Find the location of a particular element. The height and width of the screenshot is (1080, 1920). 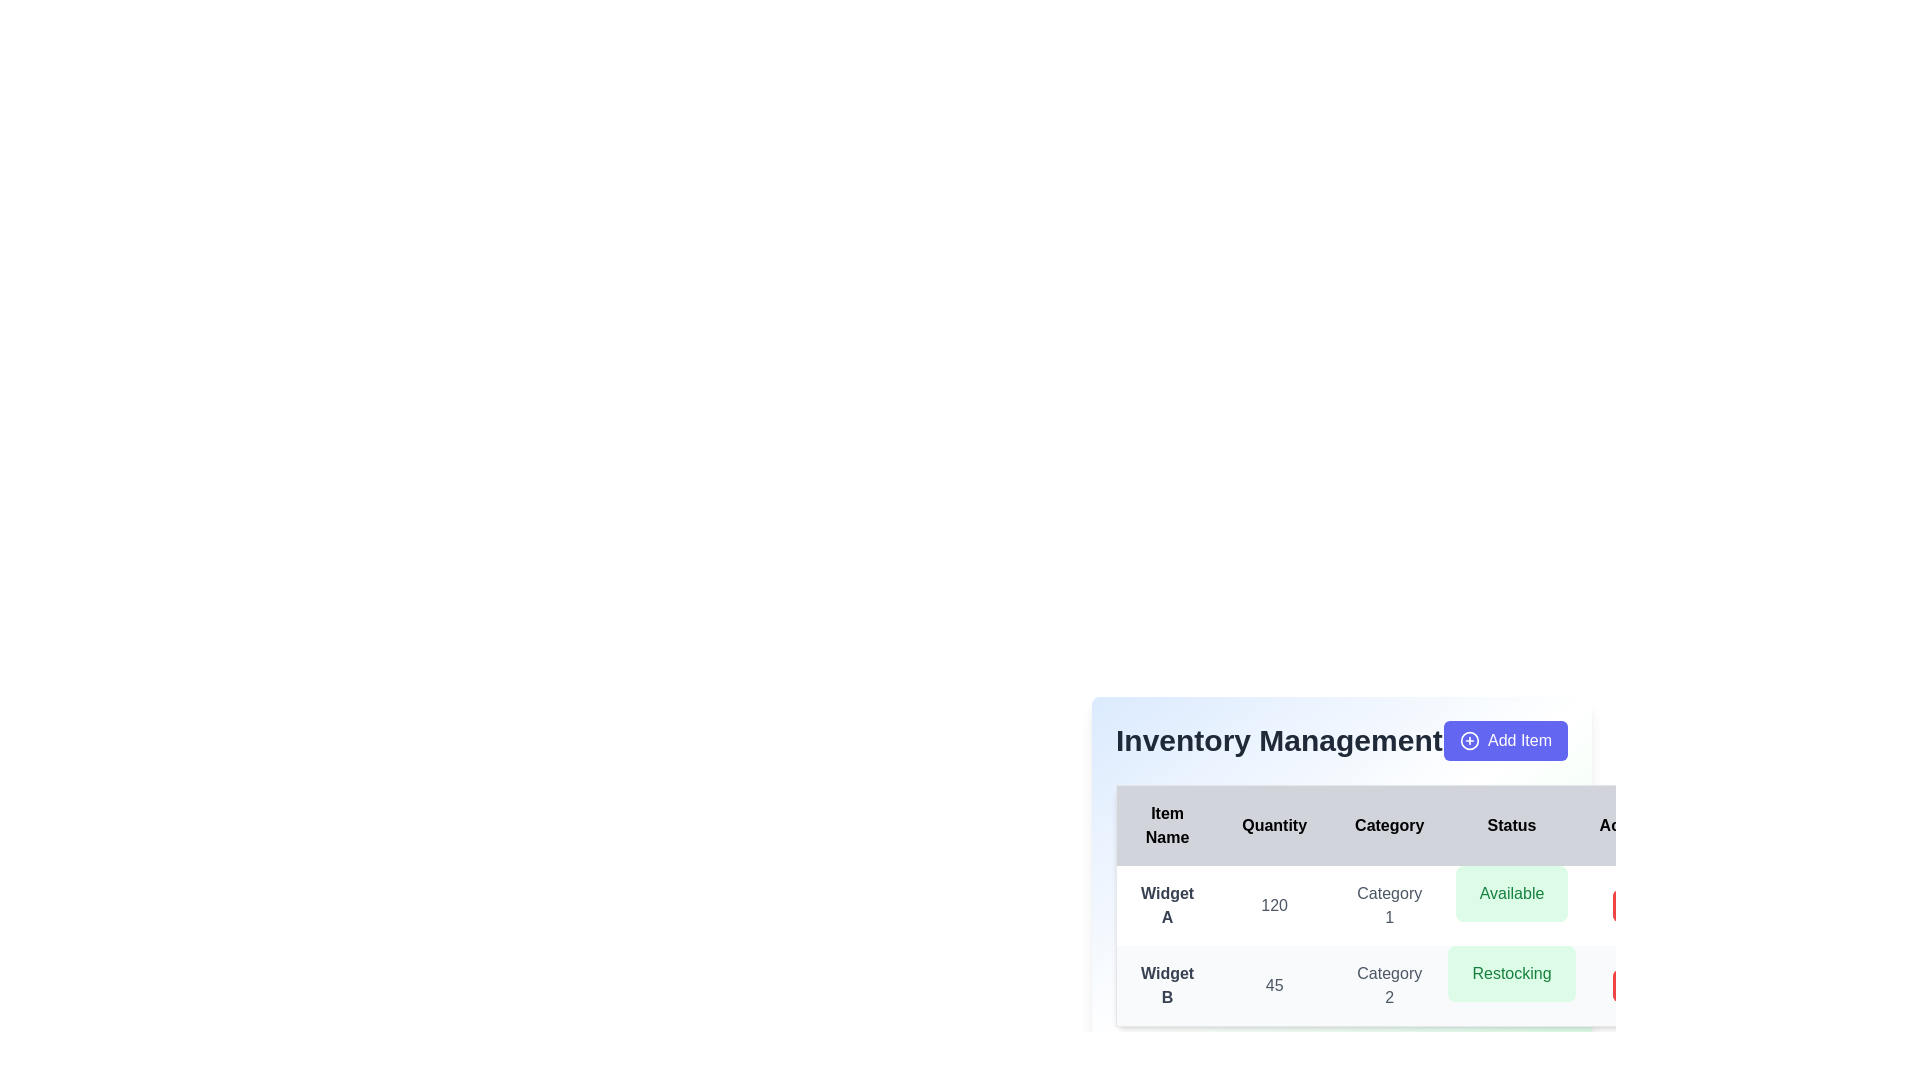

the header row of the table, which contains the column headers 'Item Name', 'Quantity', 'Category', 'Status', and 'Actions' is located at coordinates (1398, 825).